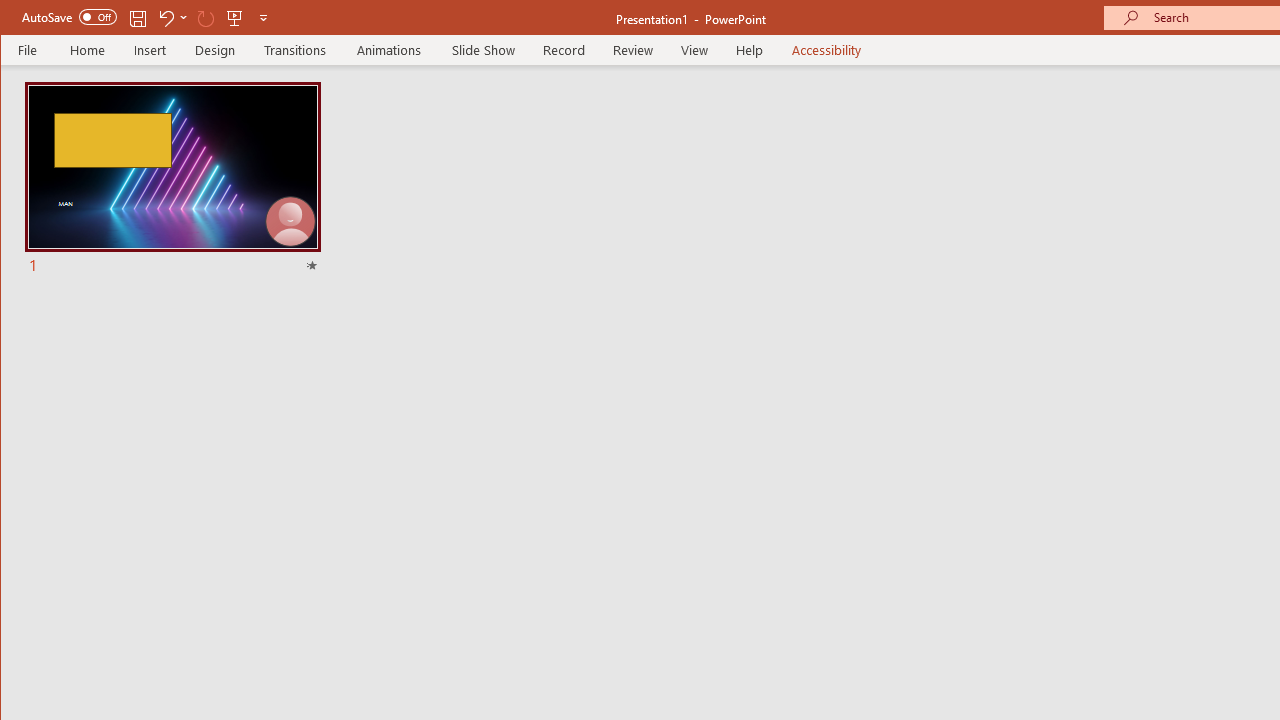 The width and height of the screenshot is (1280, 720). Describe the element at coordinates (149, 49) in the screenshot. I see `'Insert'` at that location.